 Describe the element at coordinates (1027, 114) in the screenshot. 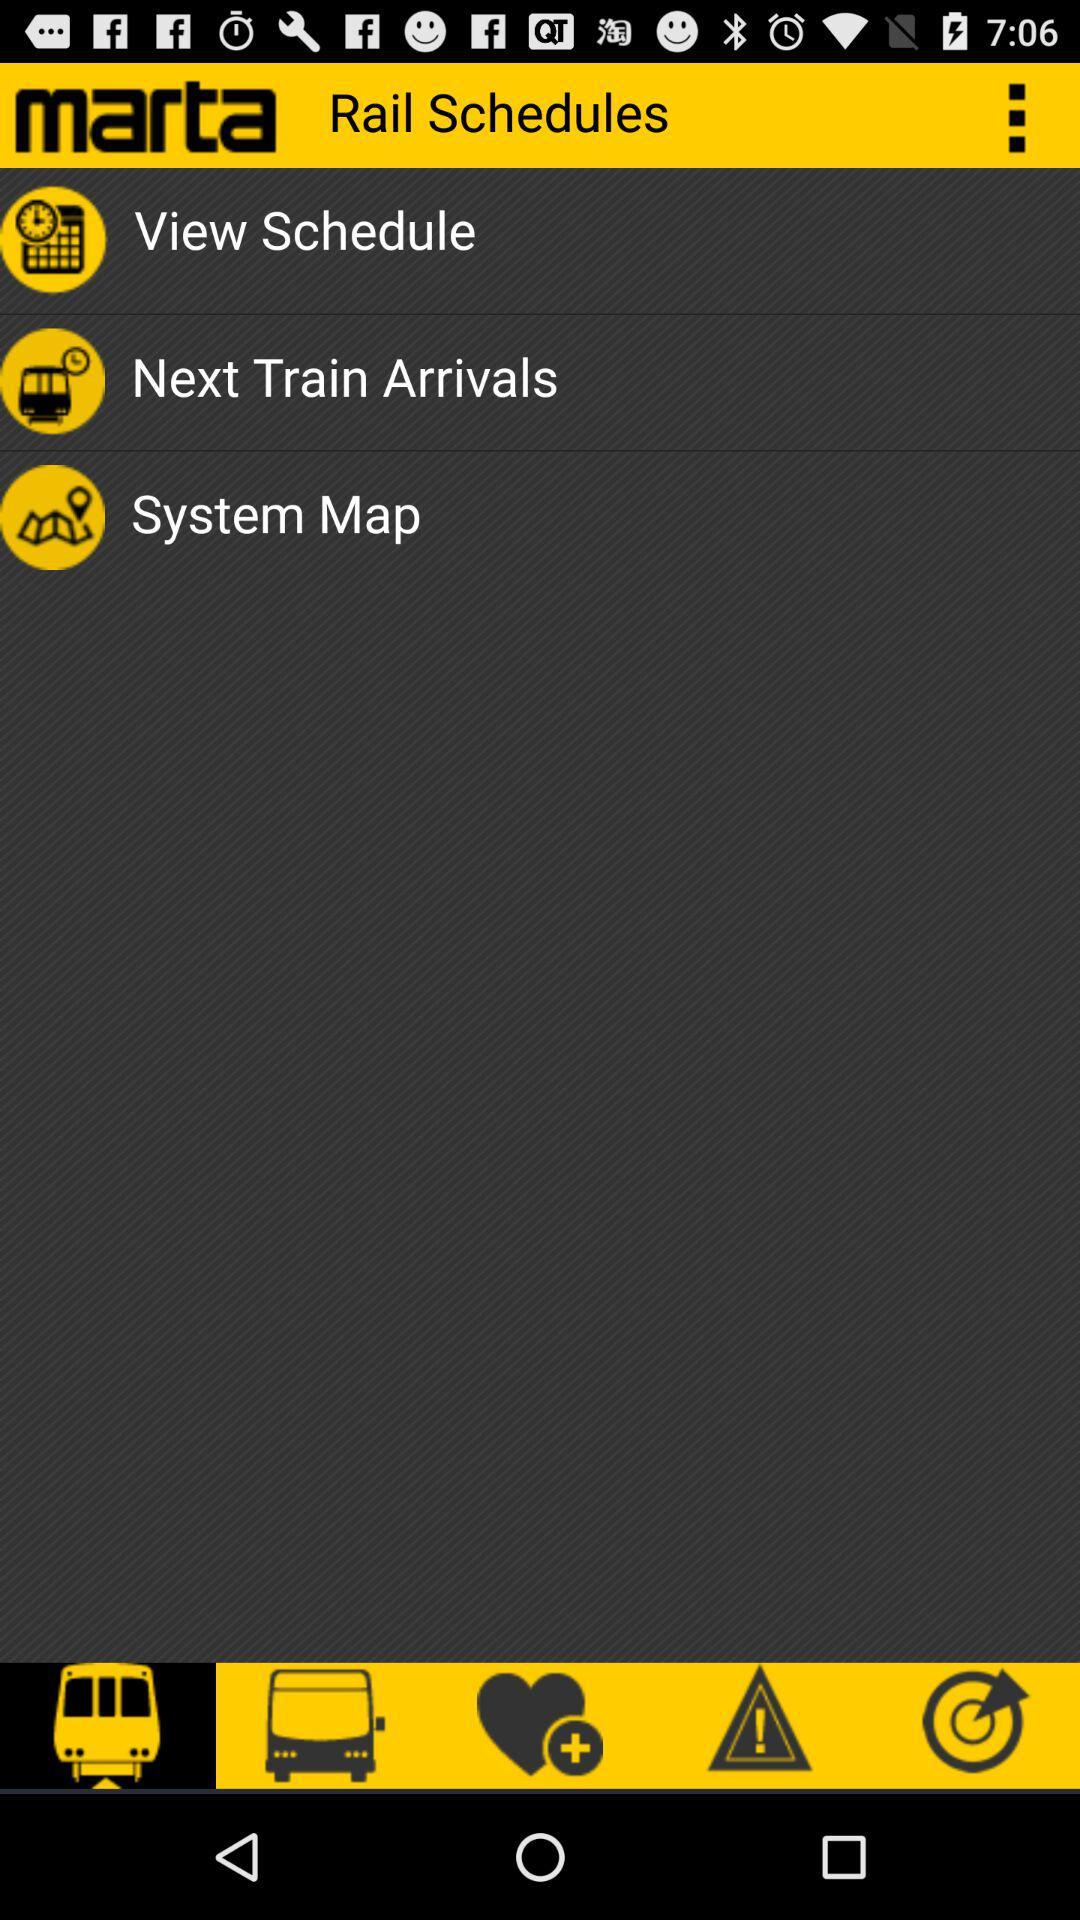

I see `the icon at the top right corner` at that location.